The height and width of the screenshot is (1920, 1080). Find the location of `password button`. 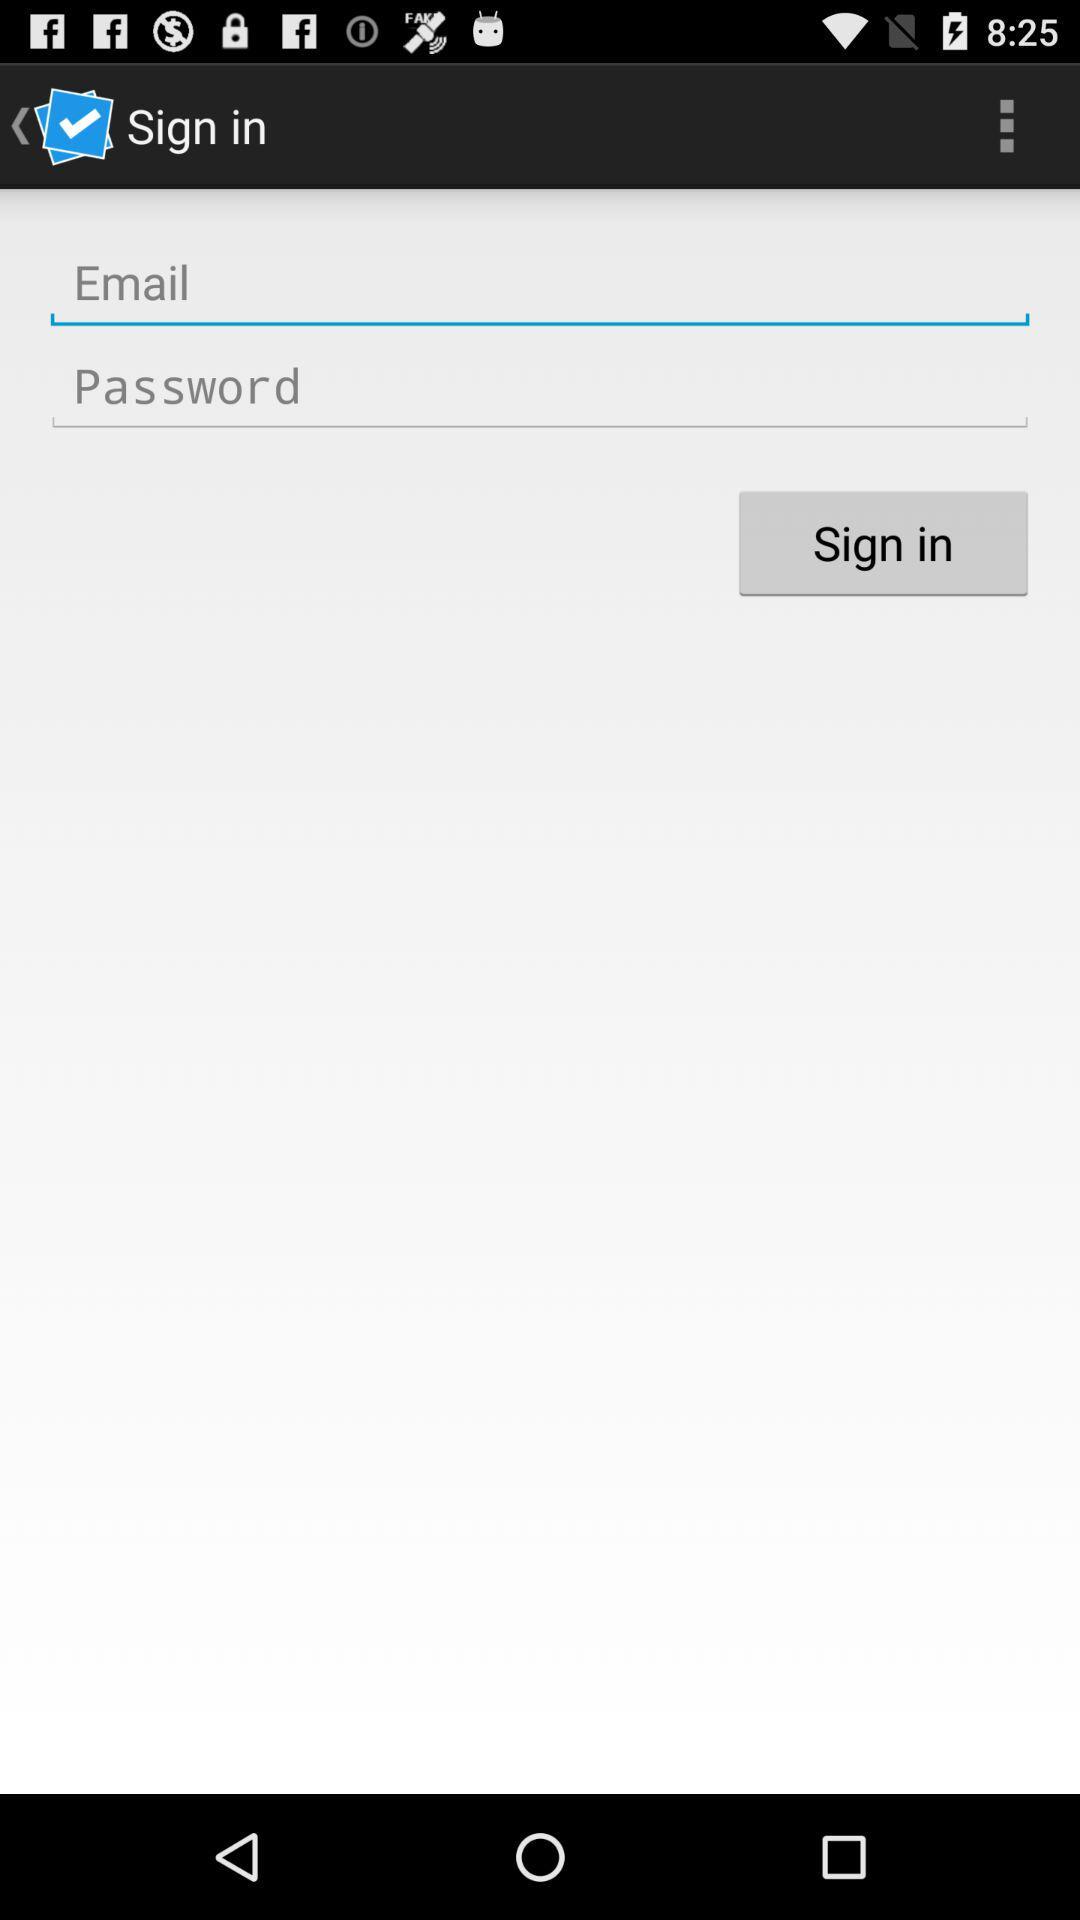

password button is located at coordinates (540, 386).